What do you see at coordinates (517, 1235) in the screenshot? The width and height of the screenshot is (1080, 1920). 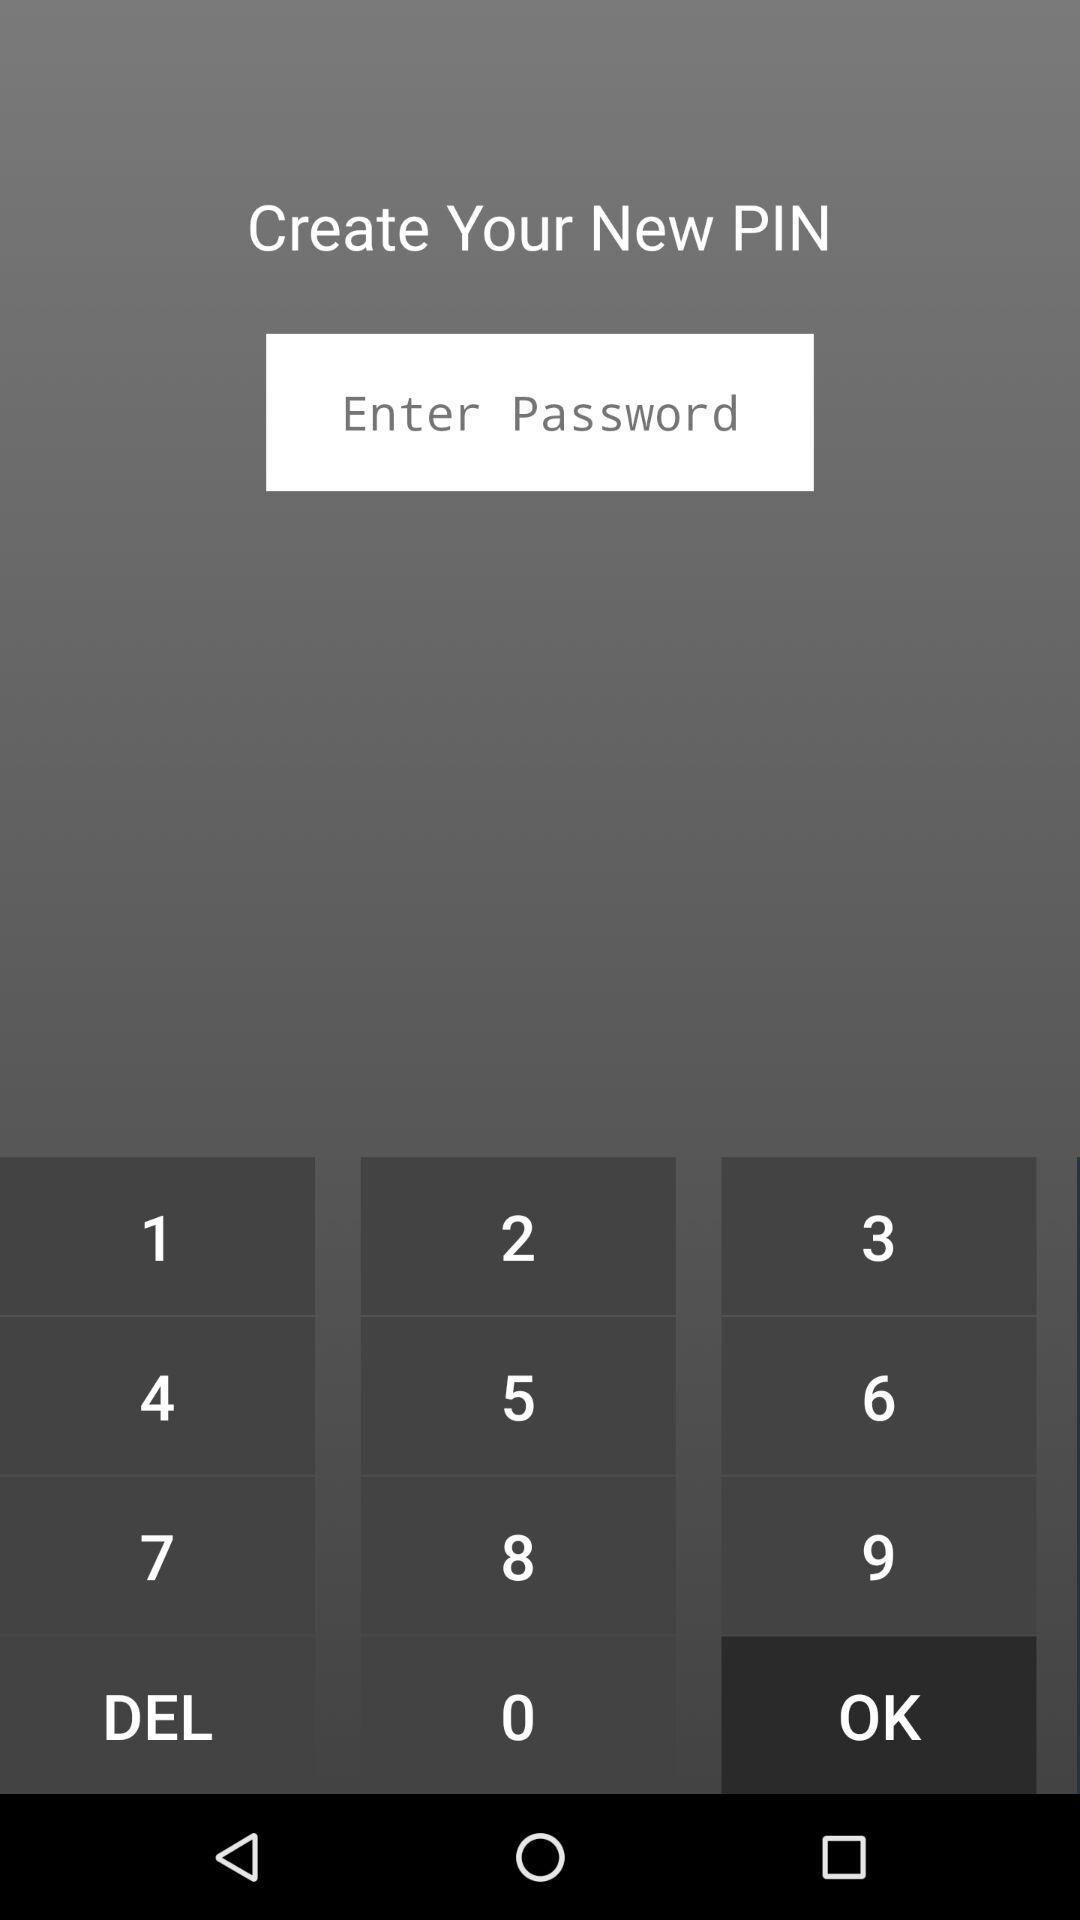 I see `item at the center` at bounding box center [517, 1235].